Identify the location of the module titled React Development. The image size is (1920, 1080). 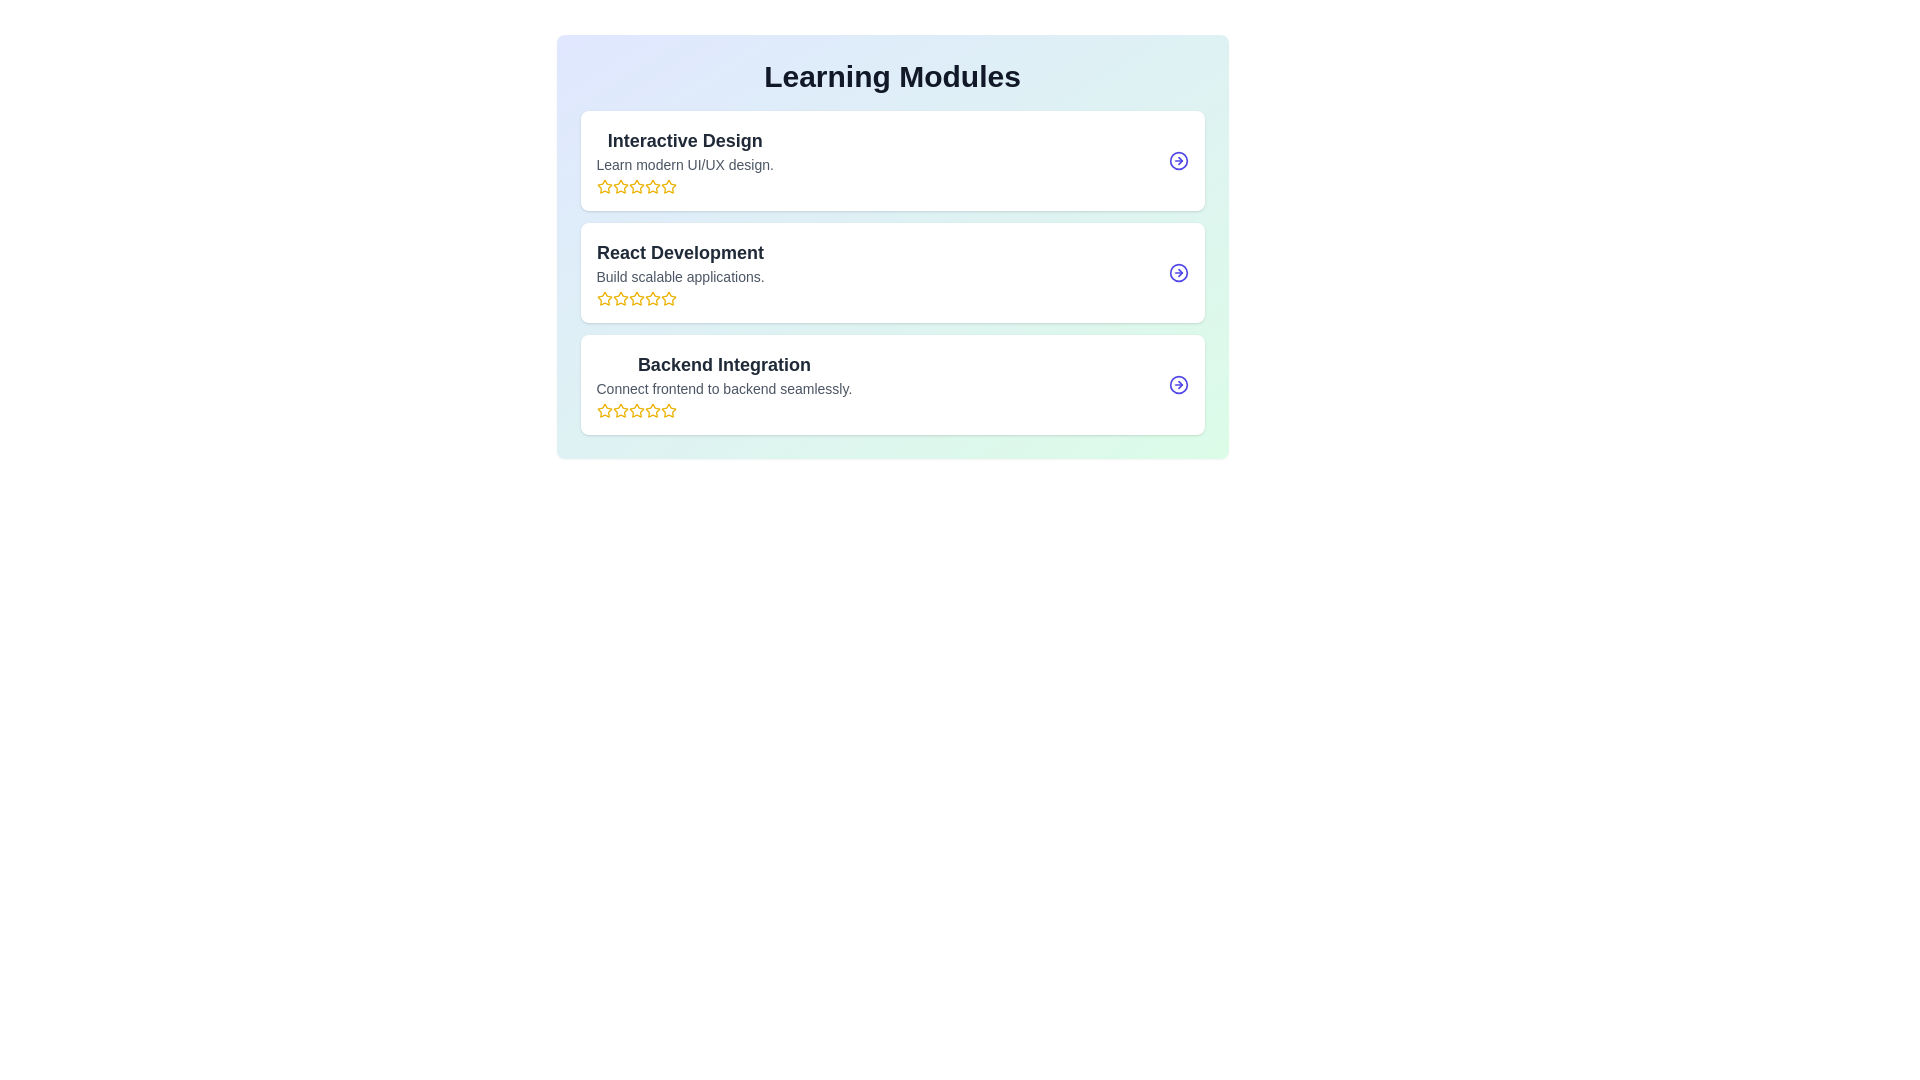
(891, 273).